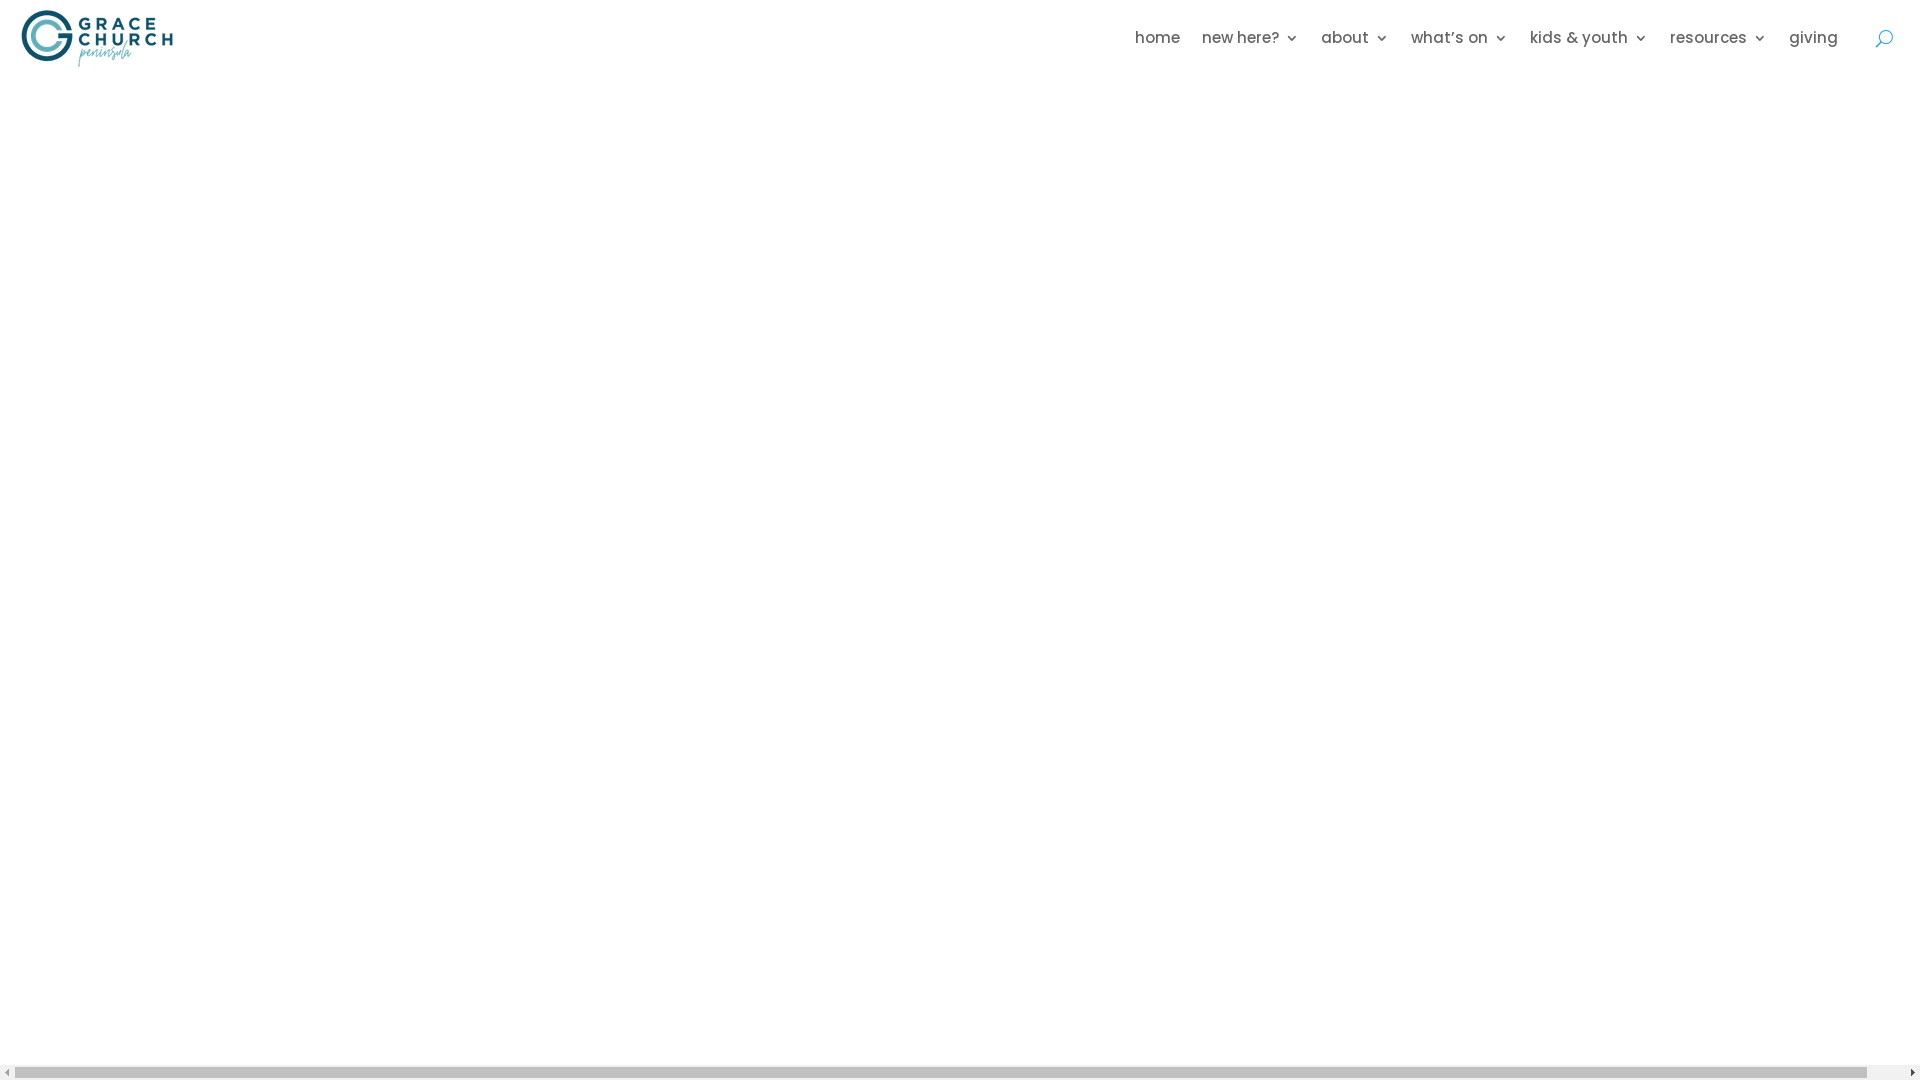 This screenshot has width=1920, height=1080. What do you see at coordinates (1587, 38) in the screenshot?
I see `'kids & youth'` at bounding box center [1587, 38].